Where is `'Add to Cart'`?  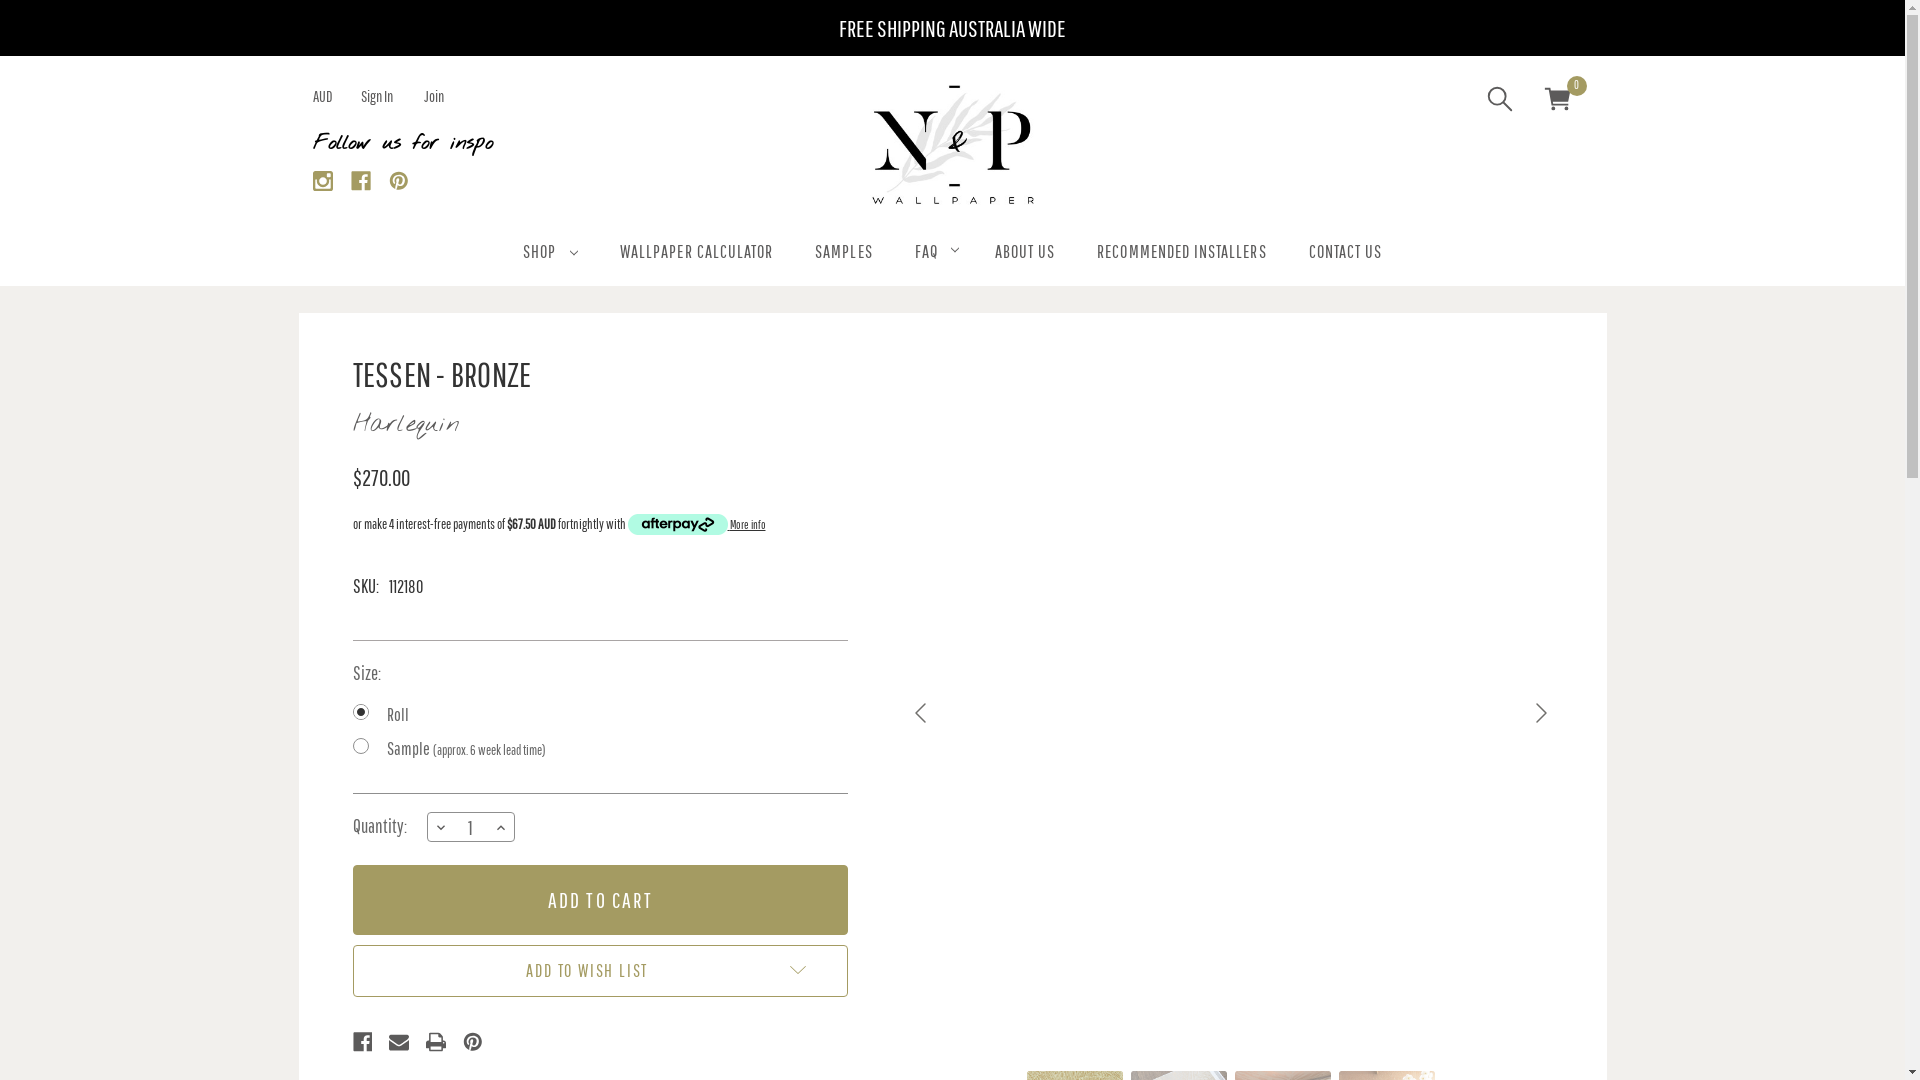 'Add to Cart' is located at coordinates (598, 898).